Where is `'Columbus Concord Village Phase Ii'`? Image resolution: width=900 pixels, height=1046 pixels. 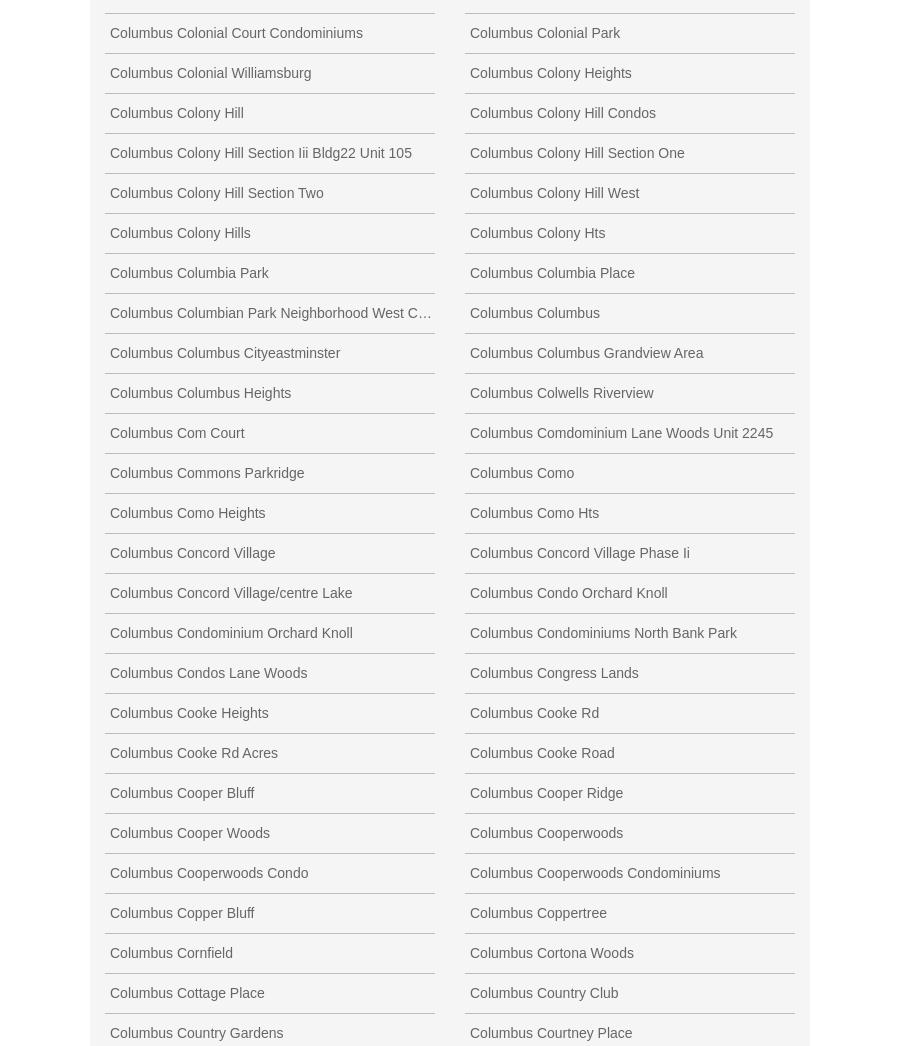 'Columbus Concord Village Phase Ii' is located at coordinates (468, 550).